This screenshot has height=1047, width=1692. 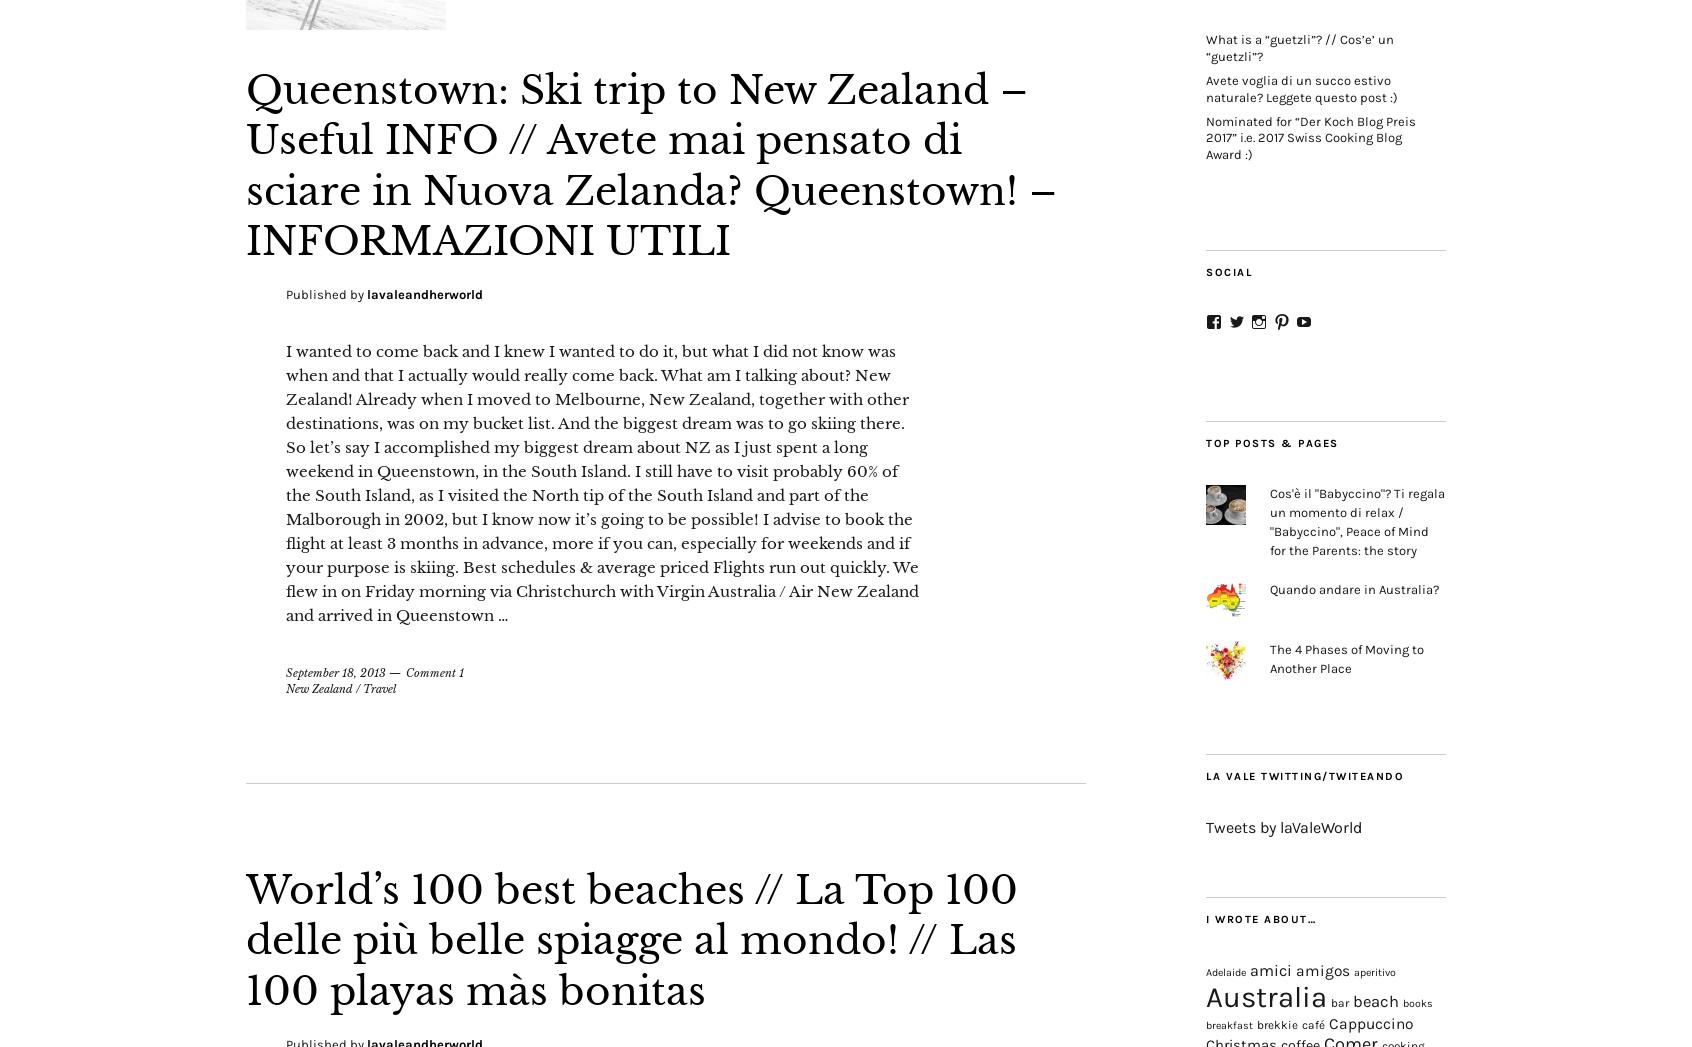 I want to click on 'bar', so click(x=1329, y=1003).